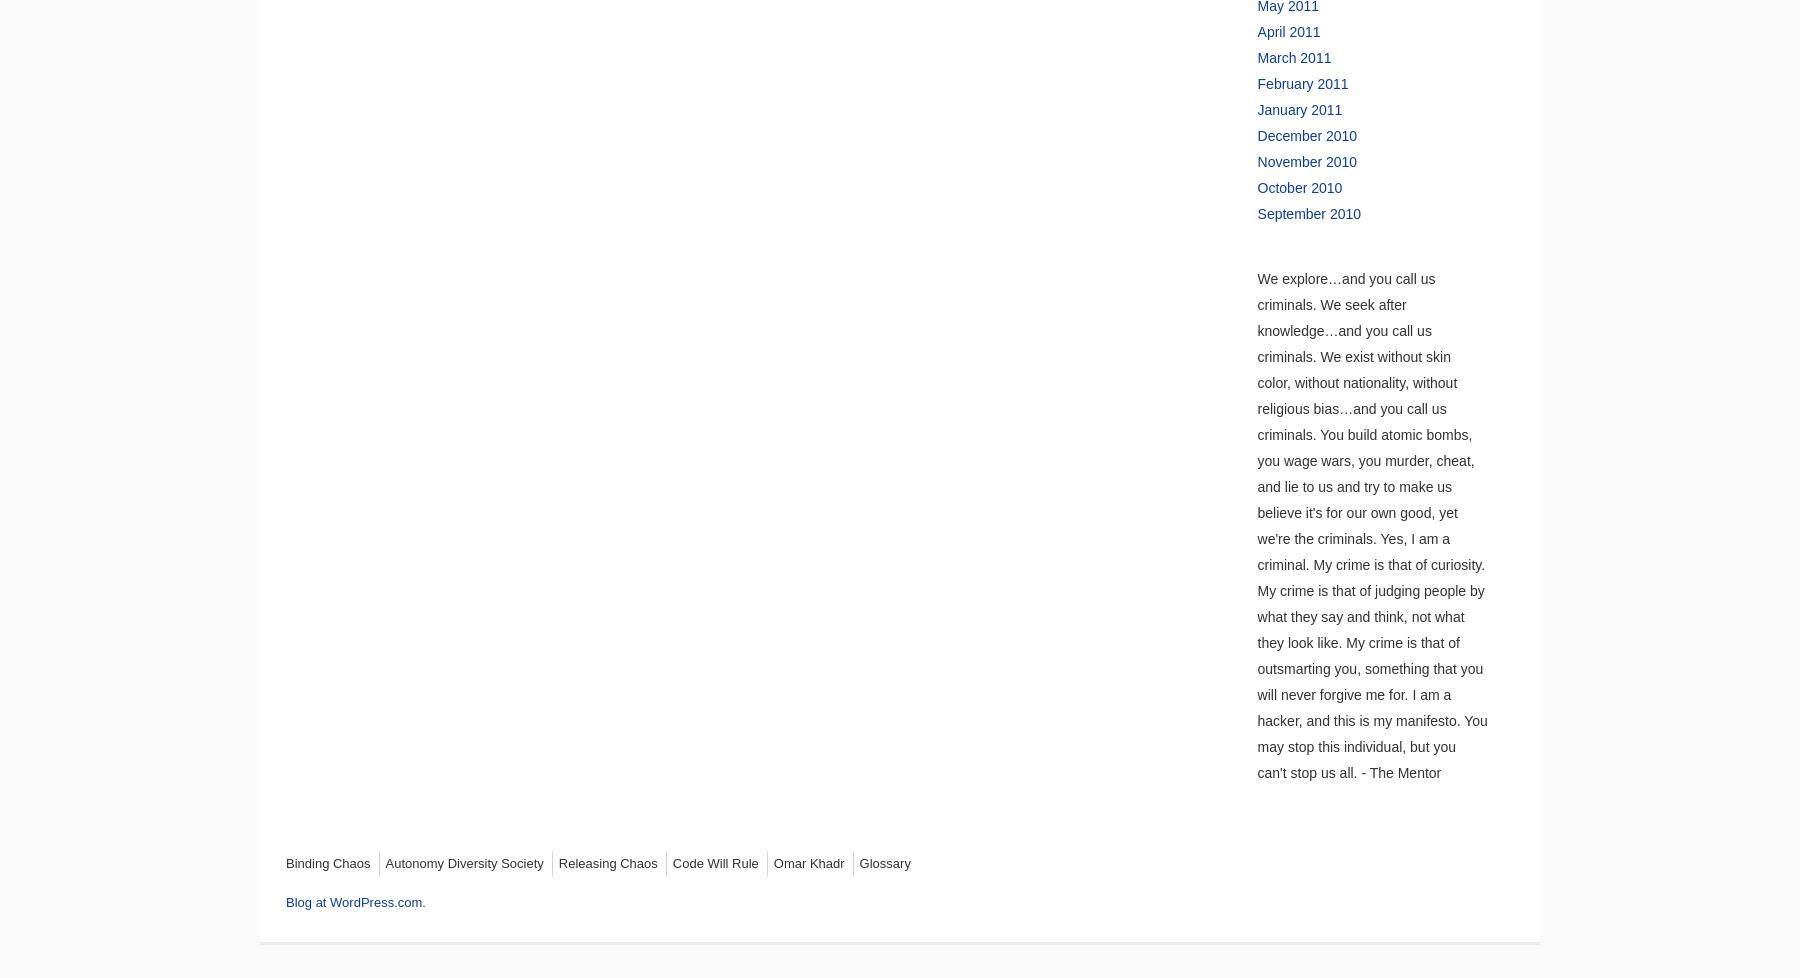 The image size is (1800, 978). Describe the element at coordinates (1294, 57) in the screenshot. I see `'March 2011'` at that location.